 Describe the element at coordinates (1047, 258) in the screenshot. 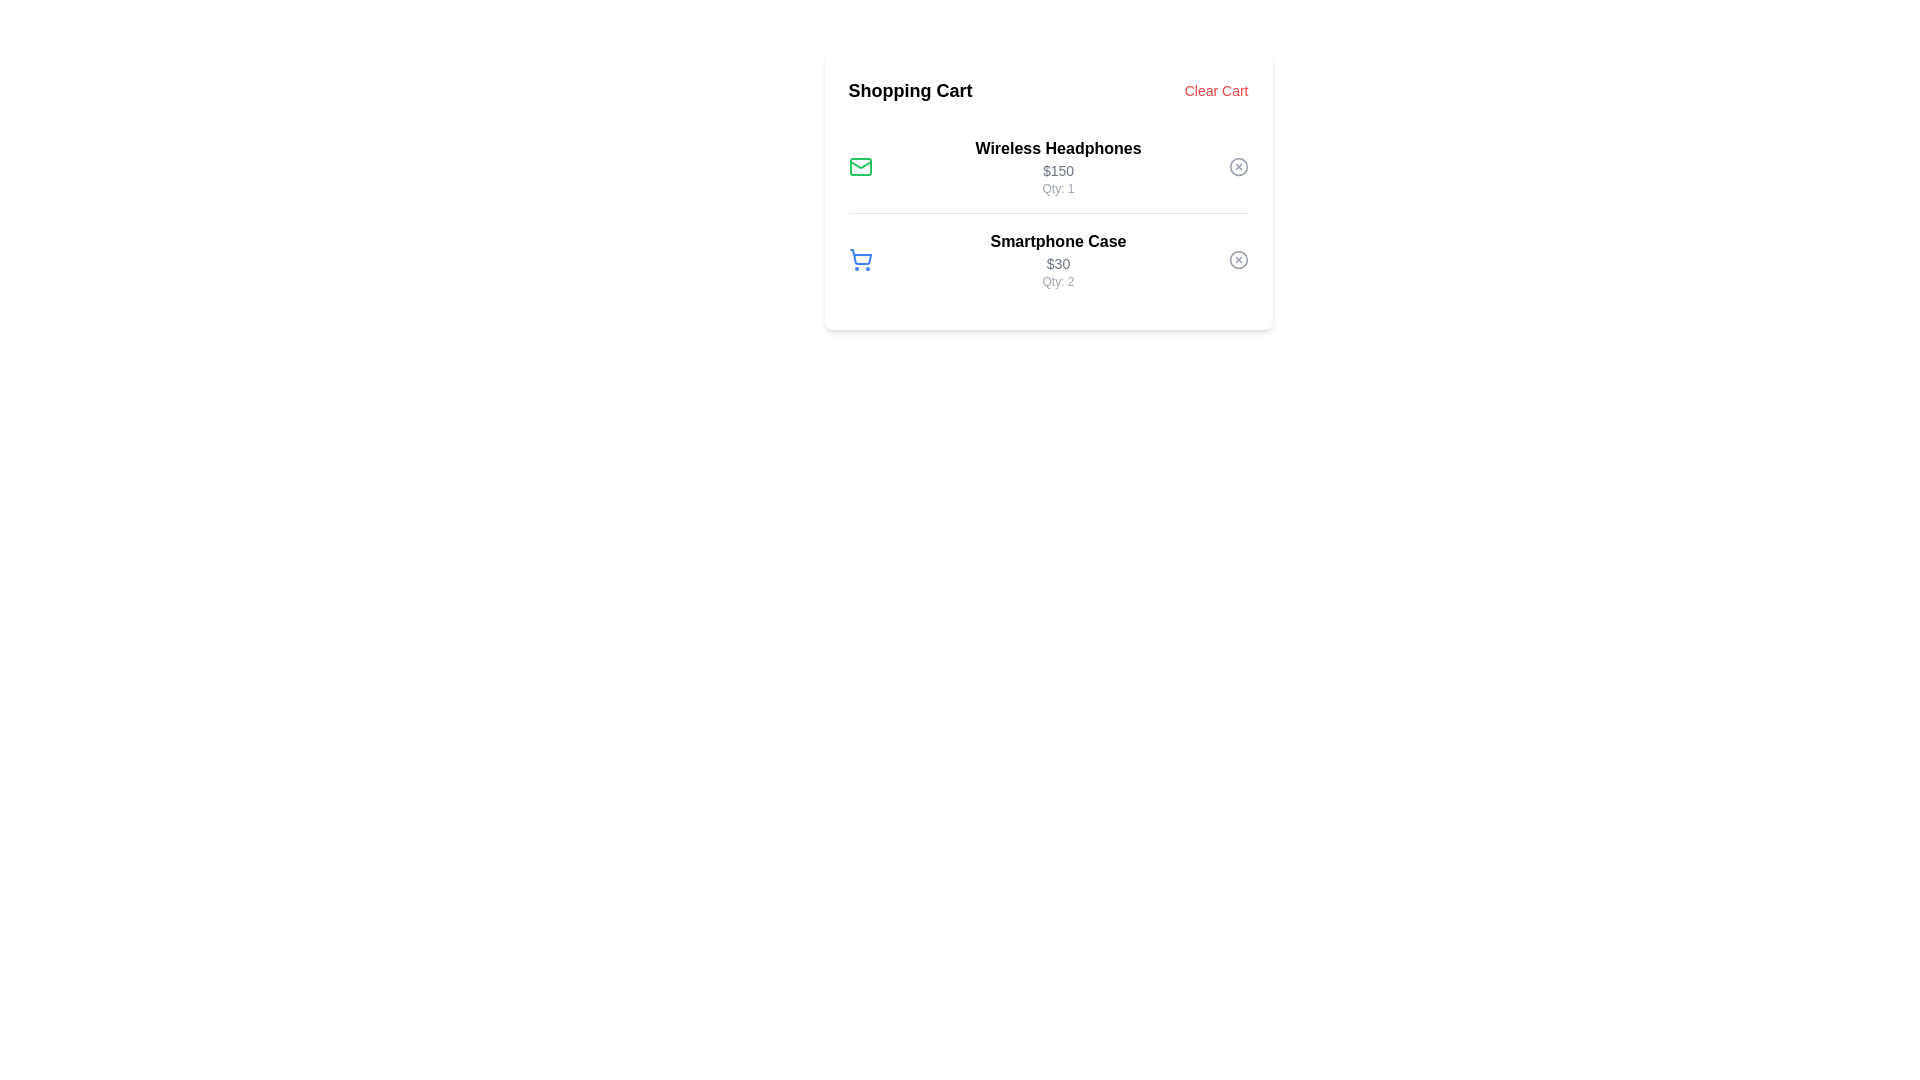

I see `the quantity indicator 'Qty: 2' of the shopping cart entry for 'Smartphone Case' to adjust the quantity` at that location.